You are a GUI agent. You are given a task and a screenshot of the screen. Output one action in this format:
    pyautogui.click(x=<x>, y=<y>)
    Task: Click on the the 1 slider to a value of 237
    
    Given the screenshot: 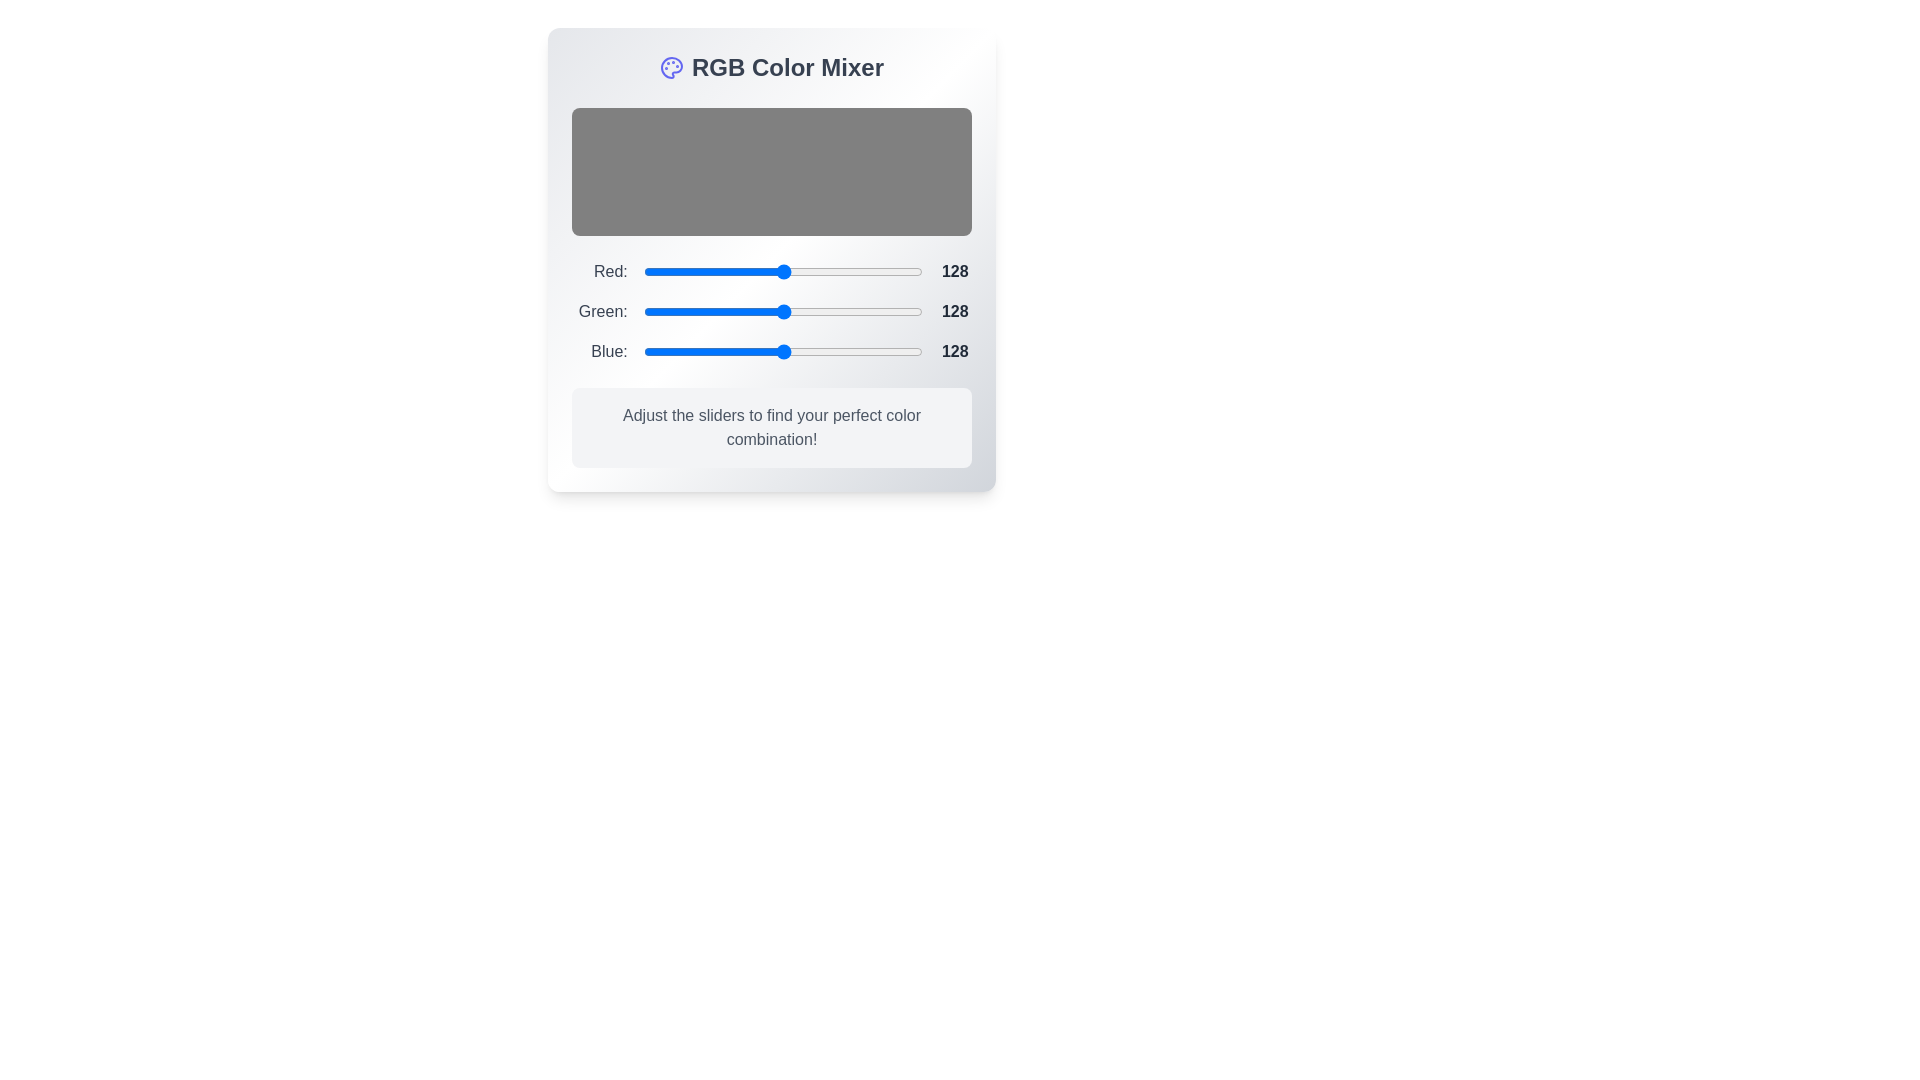 What is the action you would take?
    pyautogui.click(x=911, y=312)
    